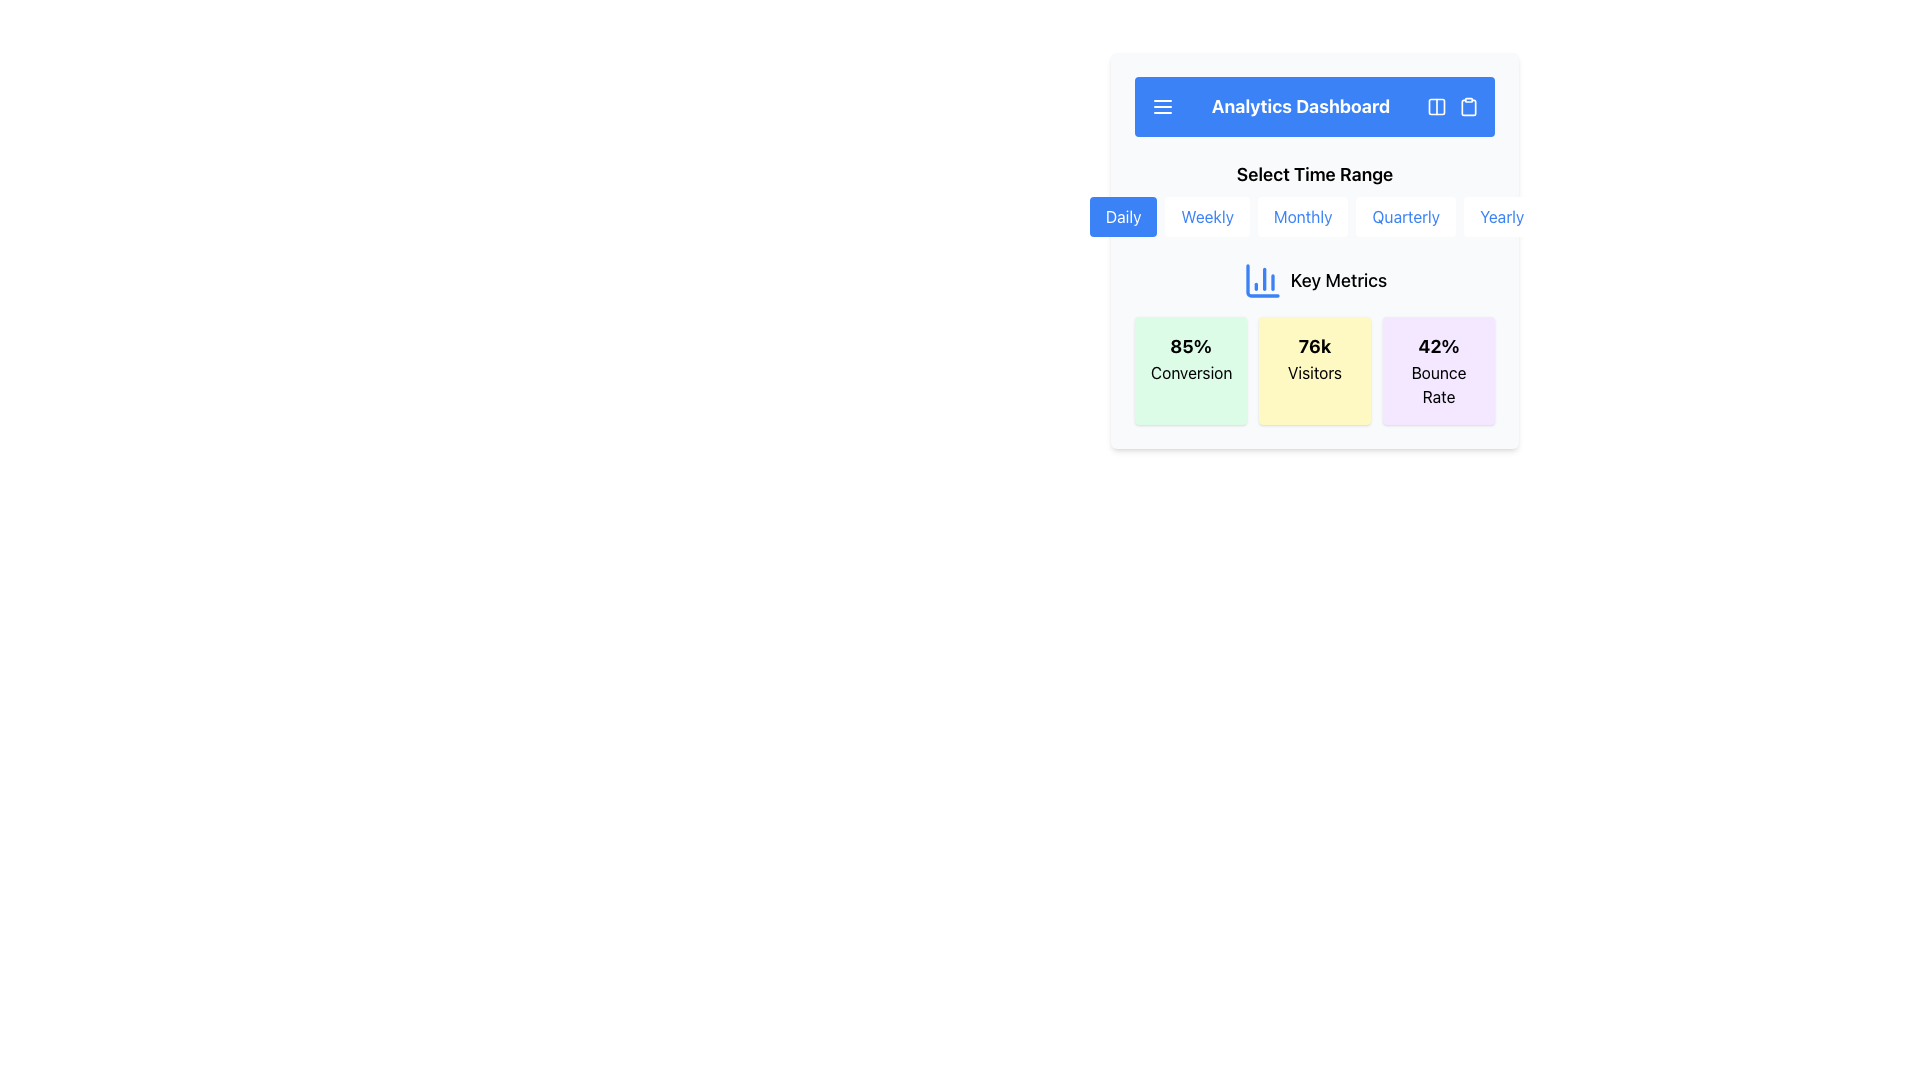 The width and height of the screenshot is (1920, 1080). What do you see at coordinates (1190, 346) in the screenshot?
I see `the text label displaying '85%' in bold font on a light green background, located at the top of a rectangular box within a grid-style layout` at bounding box center [1190, 346].